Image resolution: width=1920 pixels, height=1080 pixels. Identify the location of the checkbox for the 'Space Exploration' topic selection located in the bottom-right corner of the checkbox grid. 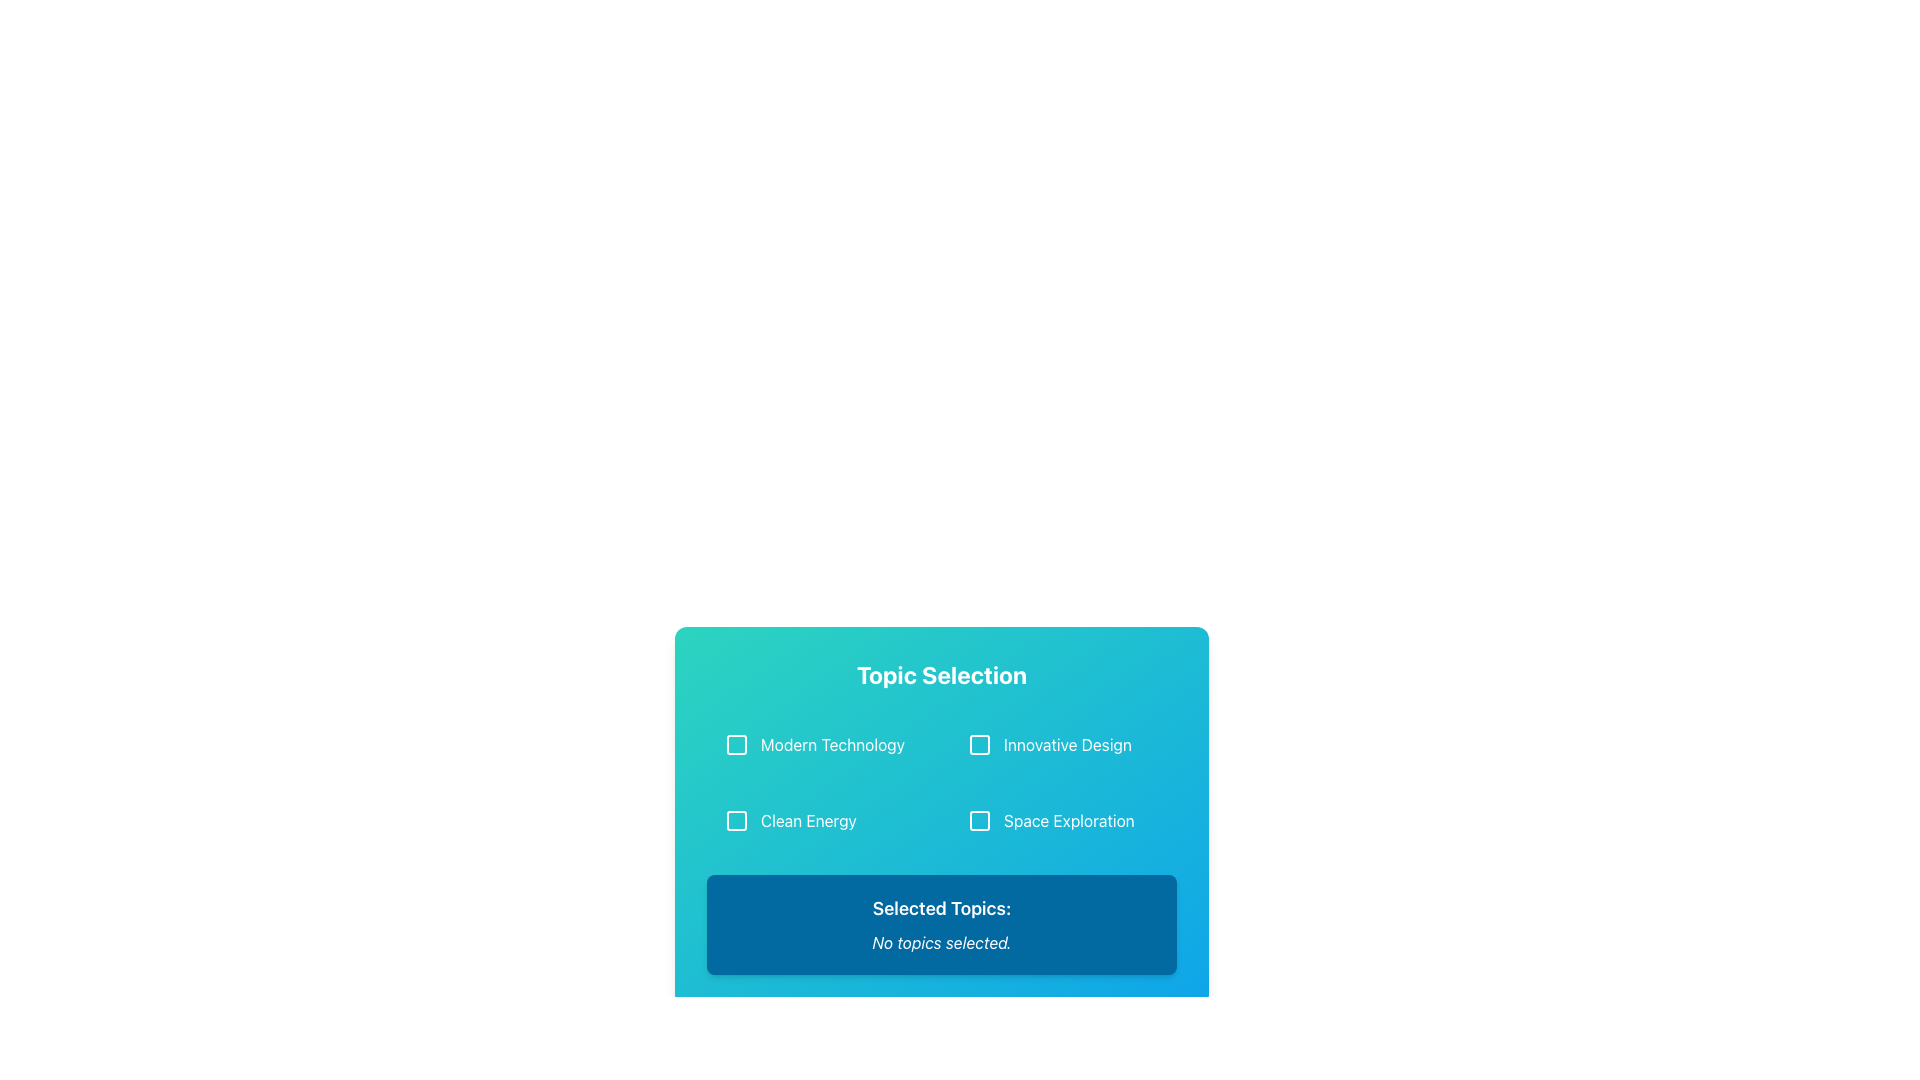
(979, 821).